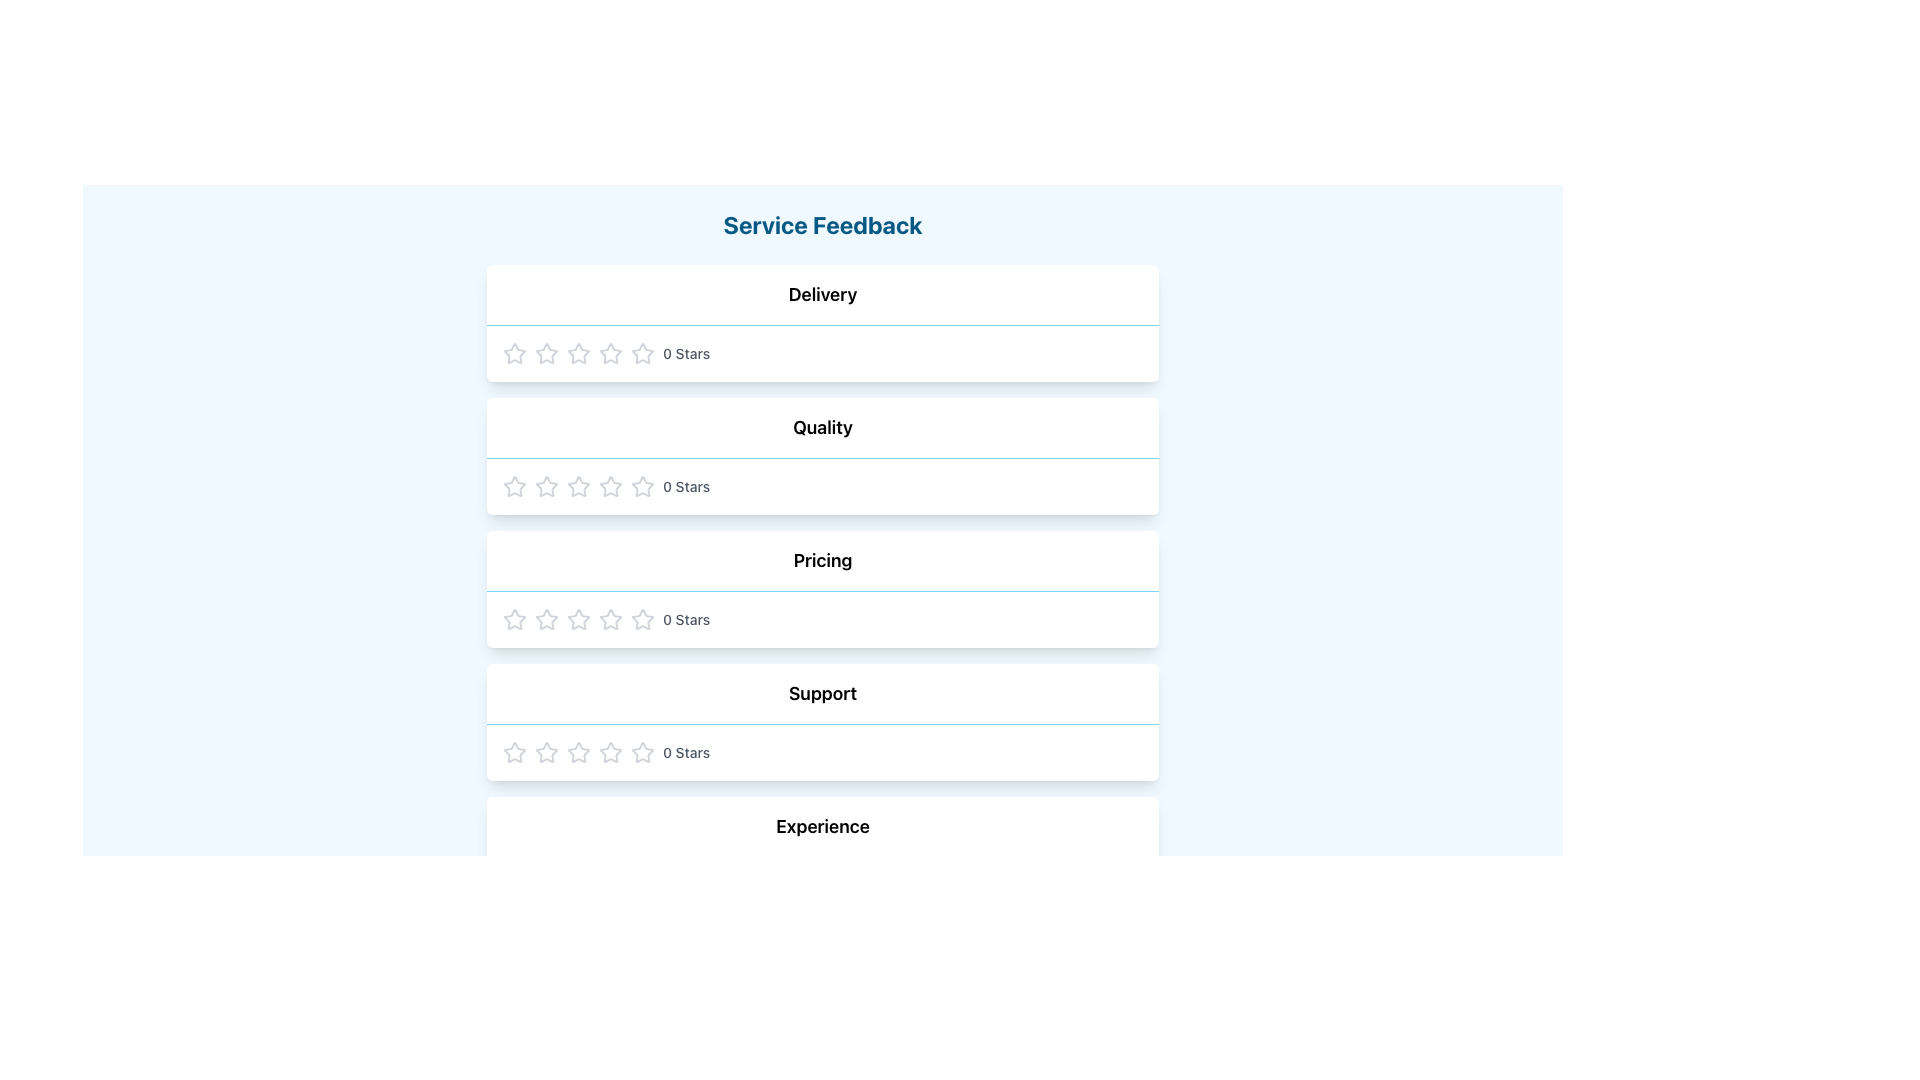  I want to click on the first star icon, so click(547, 618).